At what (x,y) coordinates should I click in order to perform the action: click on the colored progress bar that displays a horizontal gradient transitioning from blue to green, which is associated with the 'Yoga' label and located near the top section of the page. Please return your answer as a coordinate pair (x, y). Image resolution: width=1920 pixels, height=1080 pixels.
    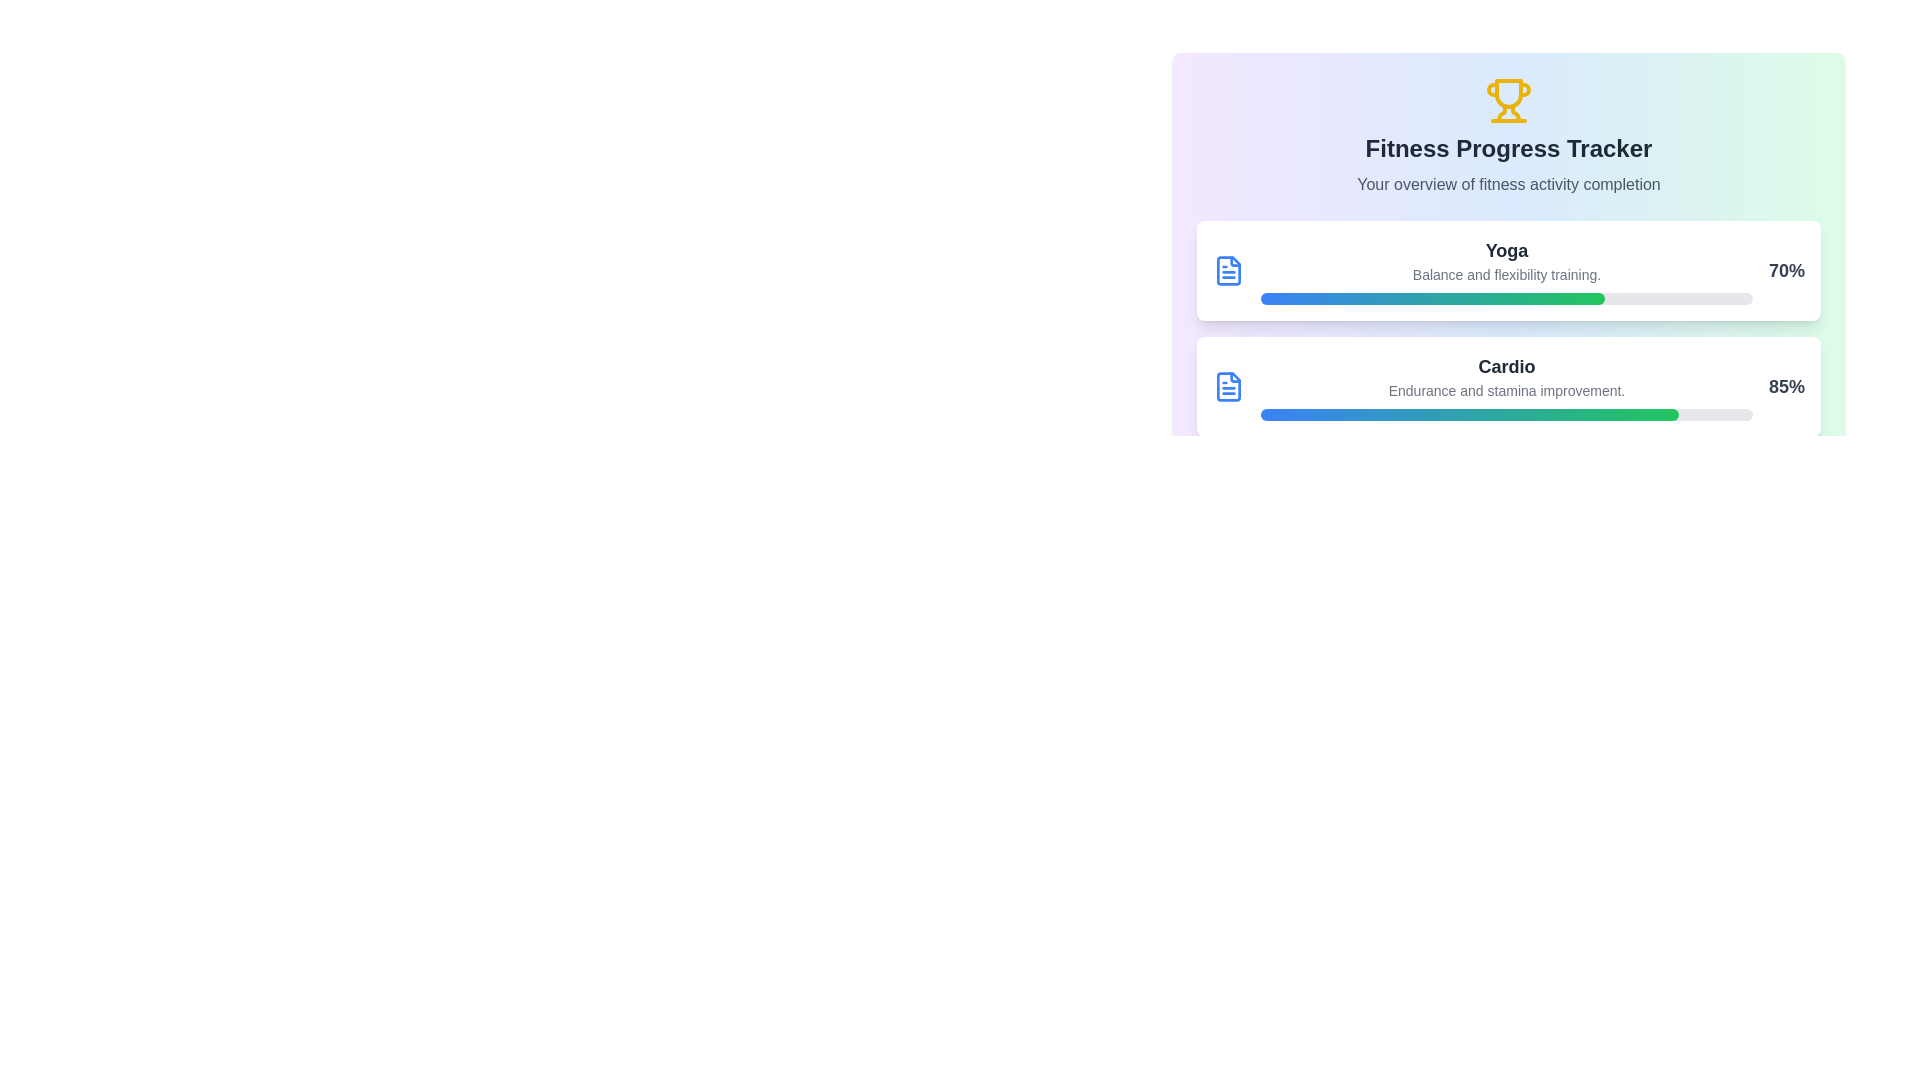
    Looking at the image, I should click on (1432, 299).